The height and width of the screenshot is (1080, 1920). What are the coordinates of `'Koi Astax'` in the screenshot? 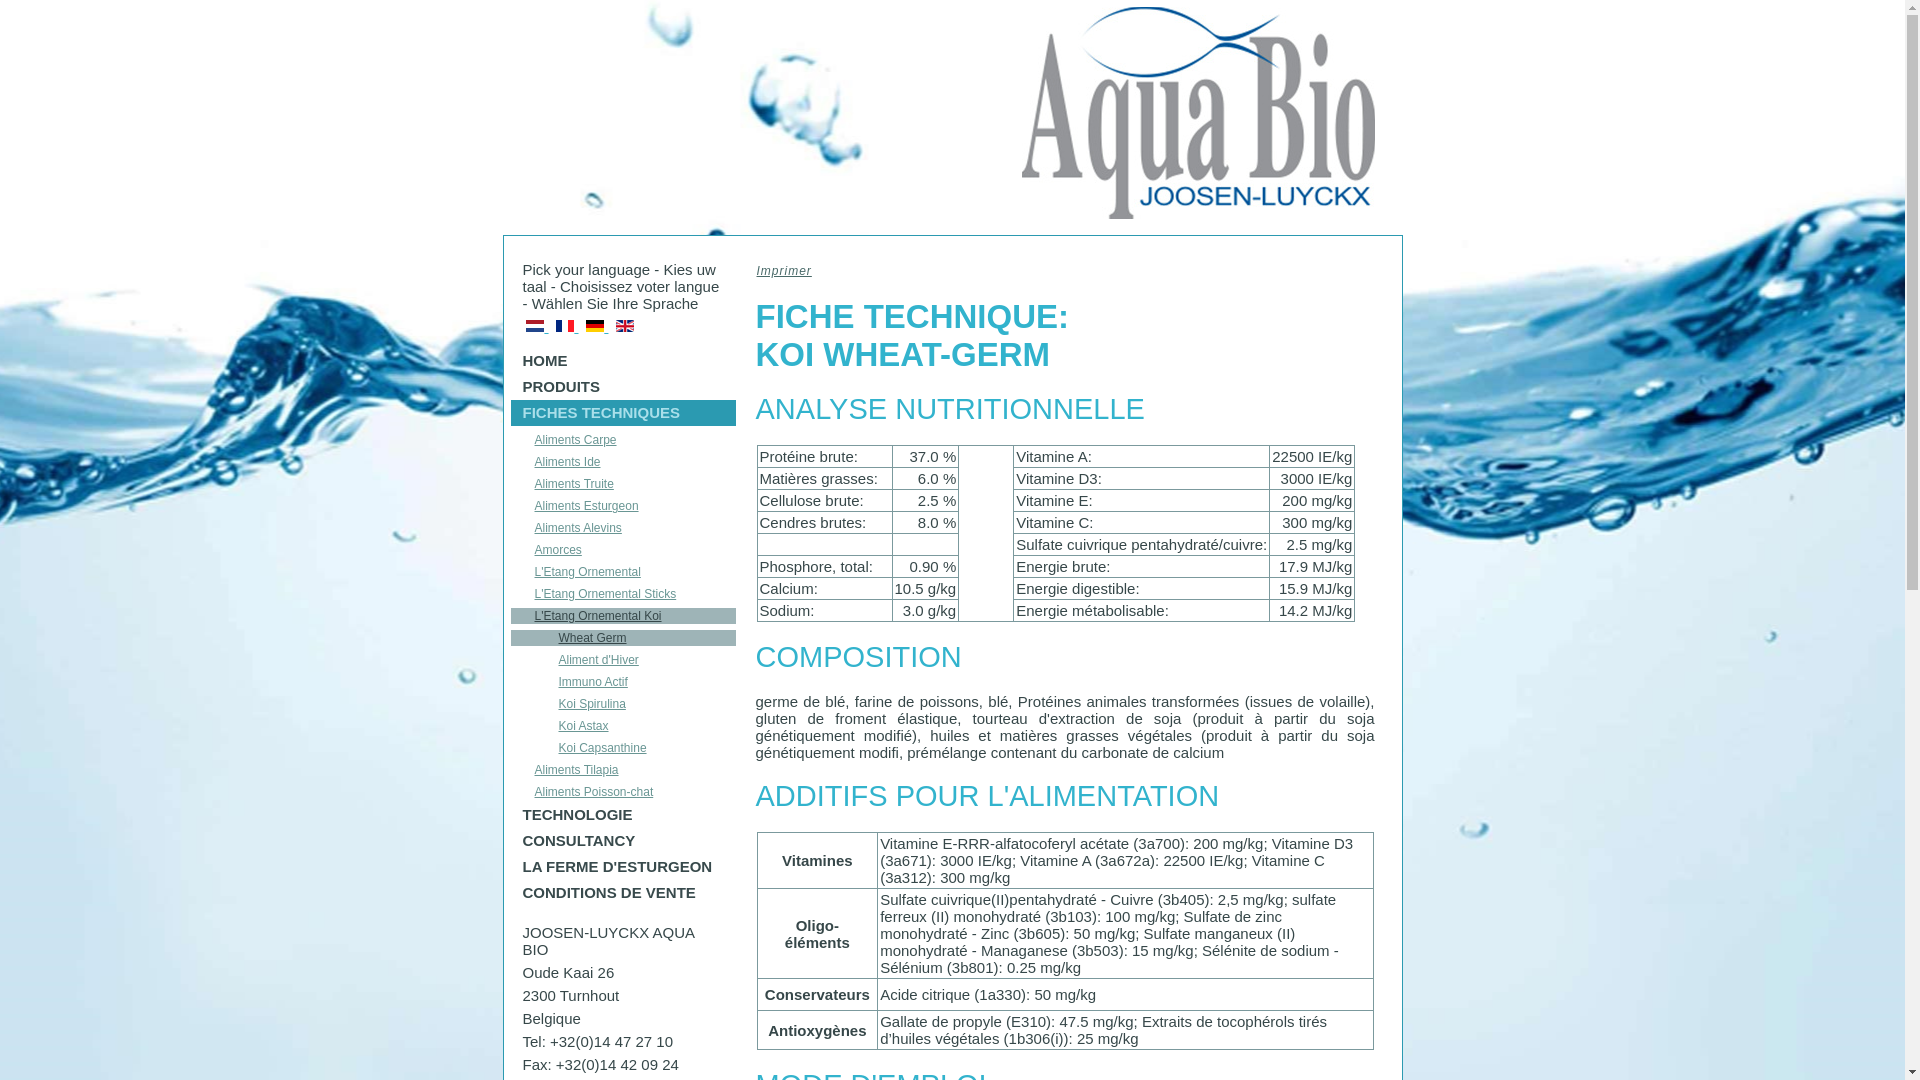 It's located at (621, 725).